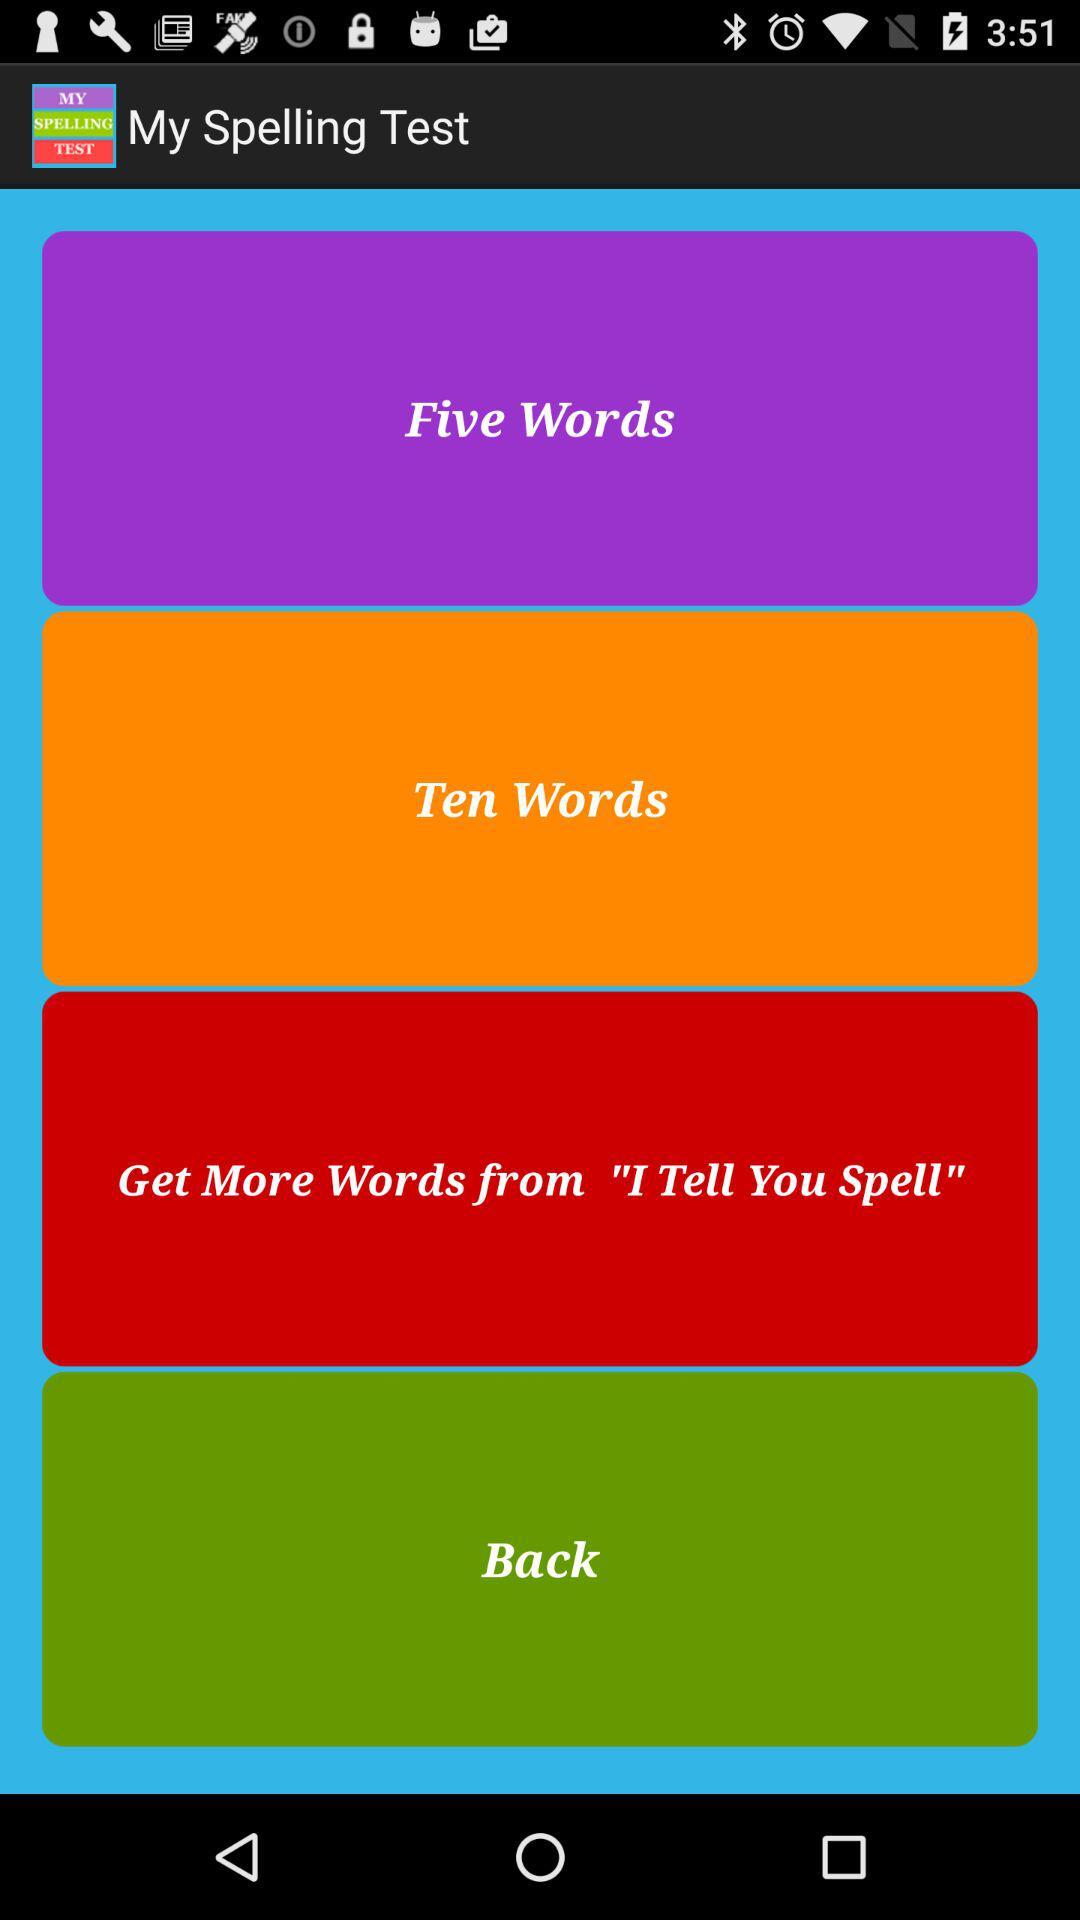 The image size is (1080, 1920). Describe the element at coordinates (540, 1558) in the screenshot. I see `back item` at that location.